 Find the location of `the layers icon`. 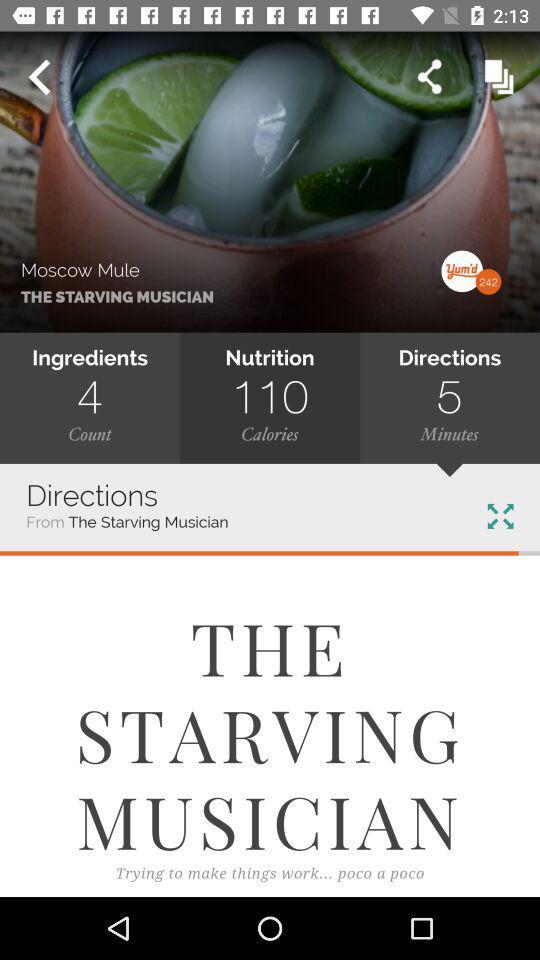

the layers icon is located at coordinates (498, 77).